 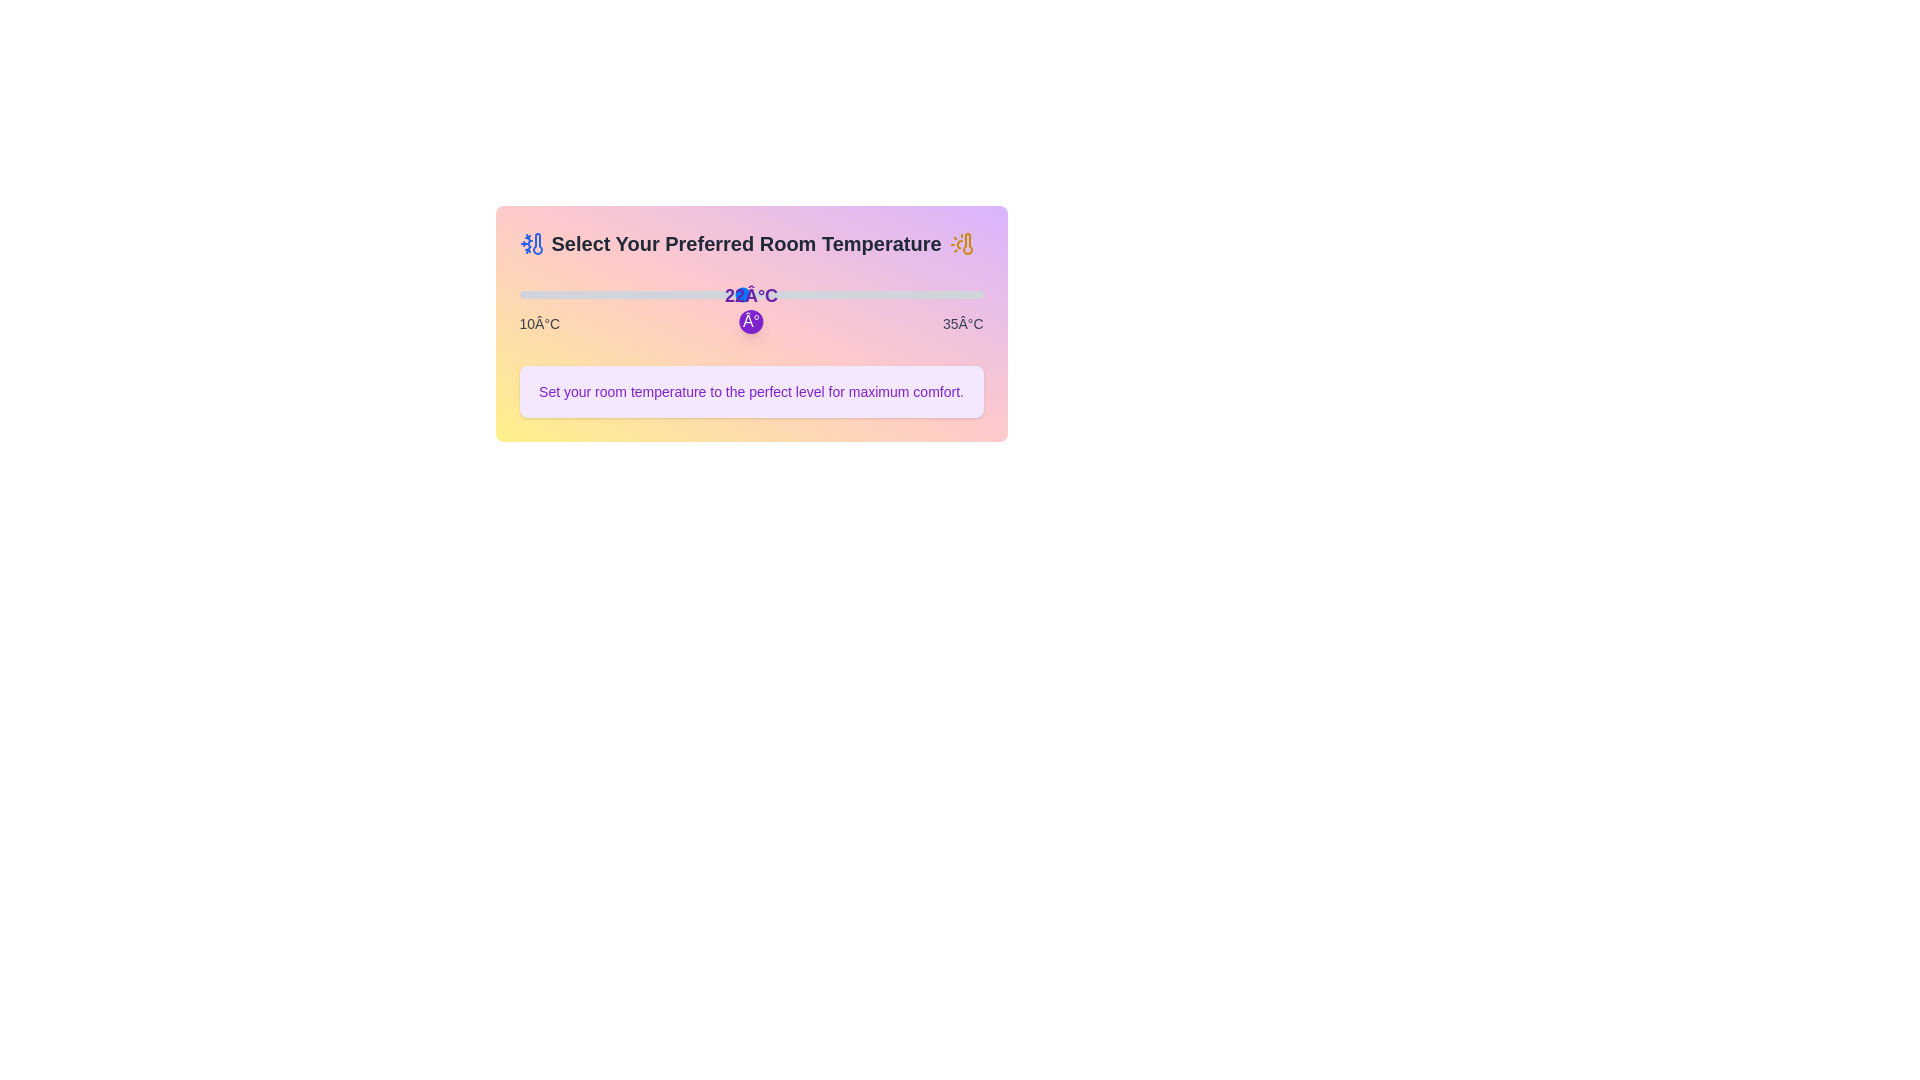 What do you see at coordinates (961, 242) in the screenshot?
I see `the icon sun to view its tooltip` at bounding box center [961, 242].